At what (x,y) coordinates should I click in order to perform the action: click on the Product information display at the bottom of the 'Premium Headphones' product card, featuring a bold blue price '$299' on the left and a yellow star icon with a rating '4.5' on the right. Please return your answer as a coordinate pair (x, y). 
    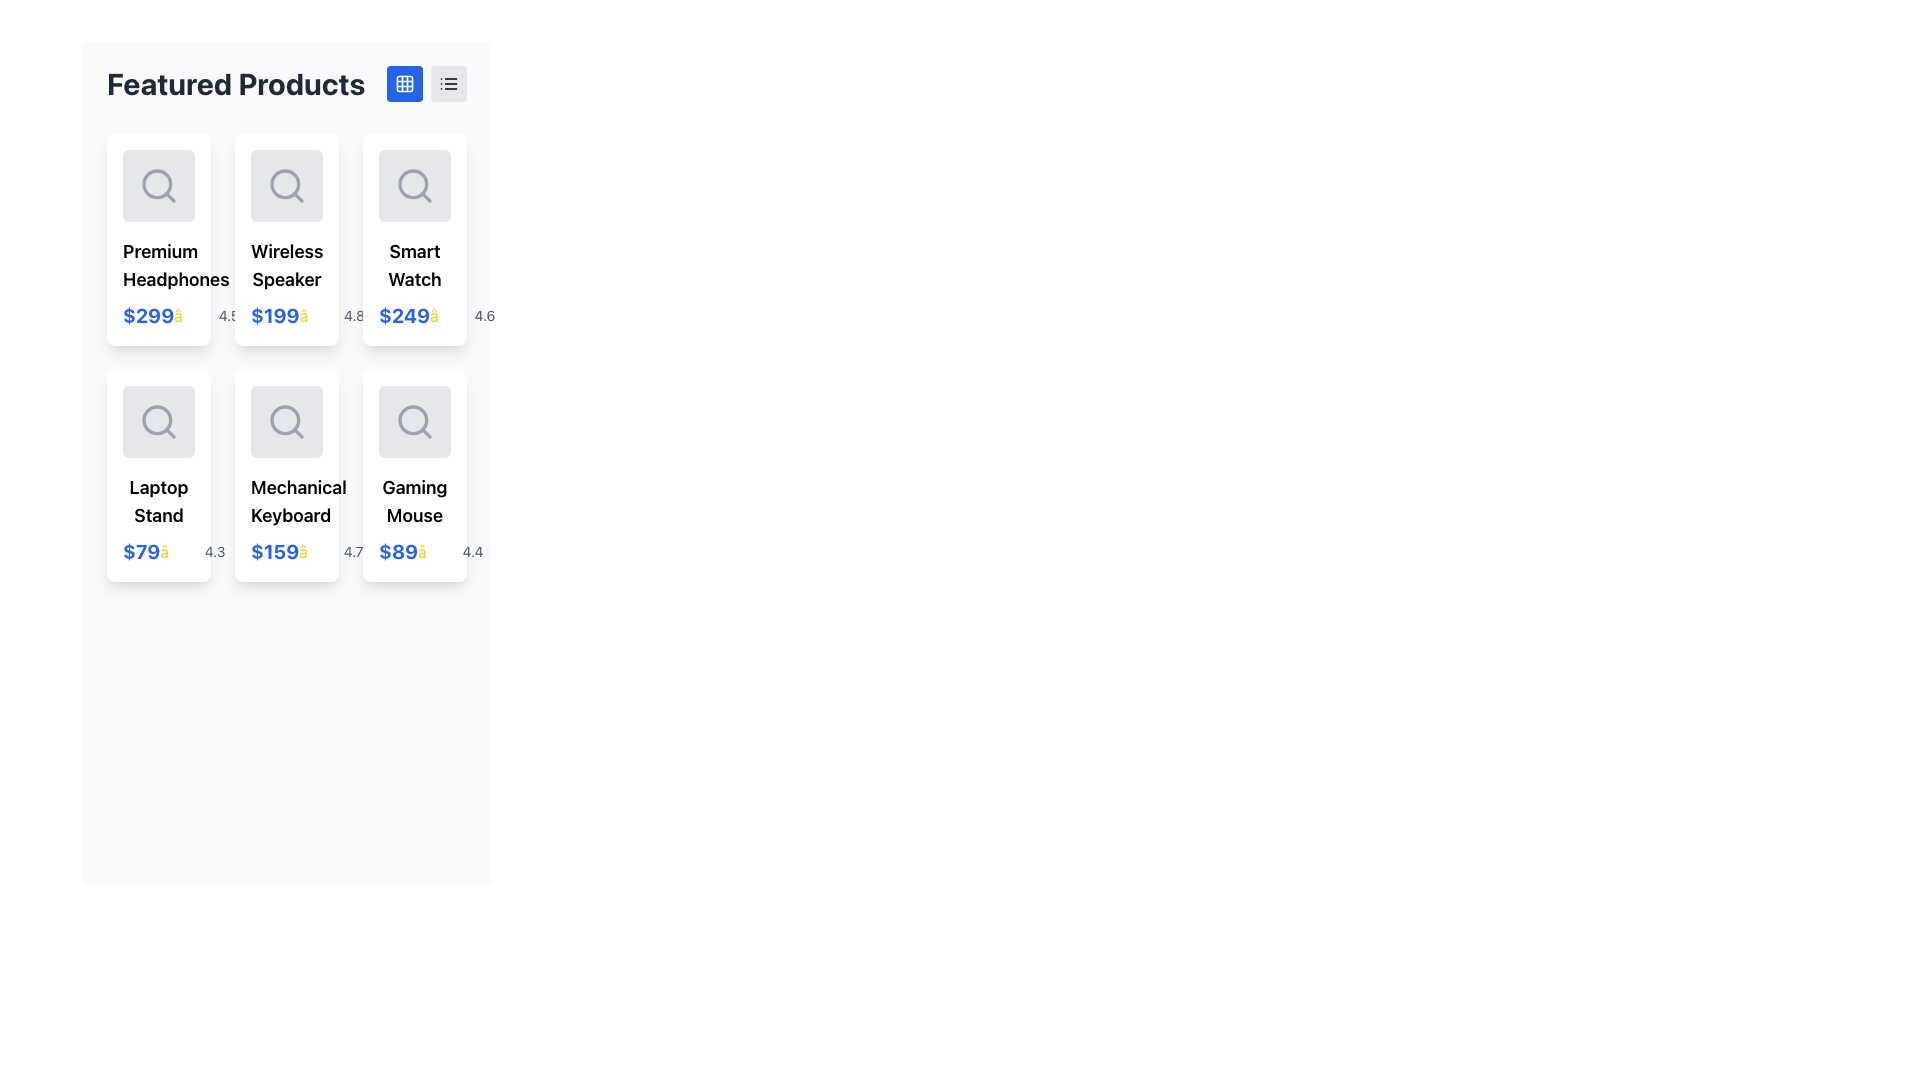
    Looking at the image, I should click on (157, 315).